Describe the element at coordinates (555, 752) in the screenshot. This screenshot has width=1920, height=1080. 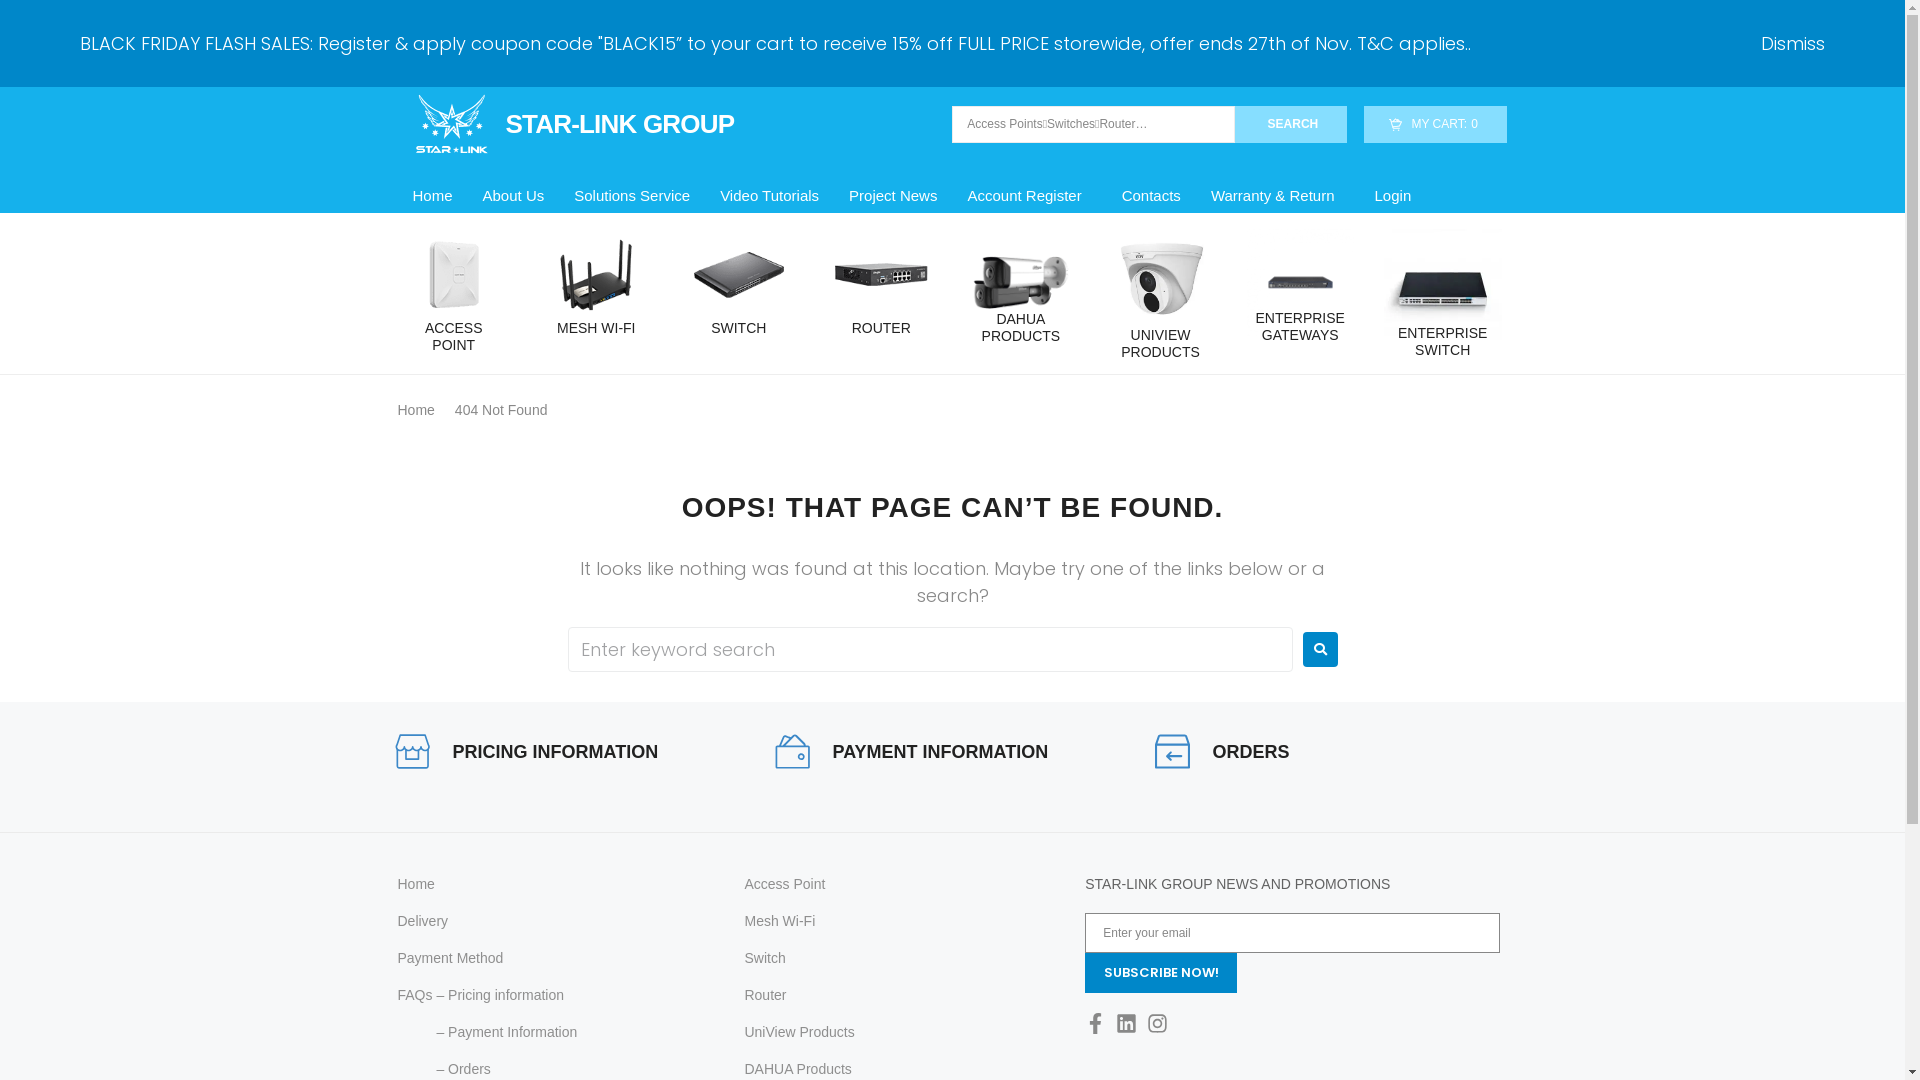
I see `'PRICING INFORMATION'` at that location.